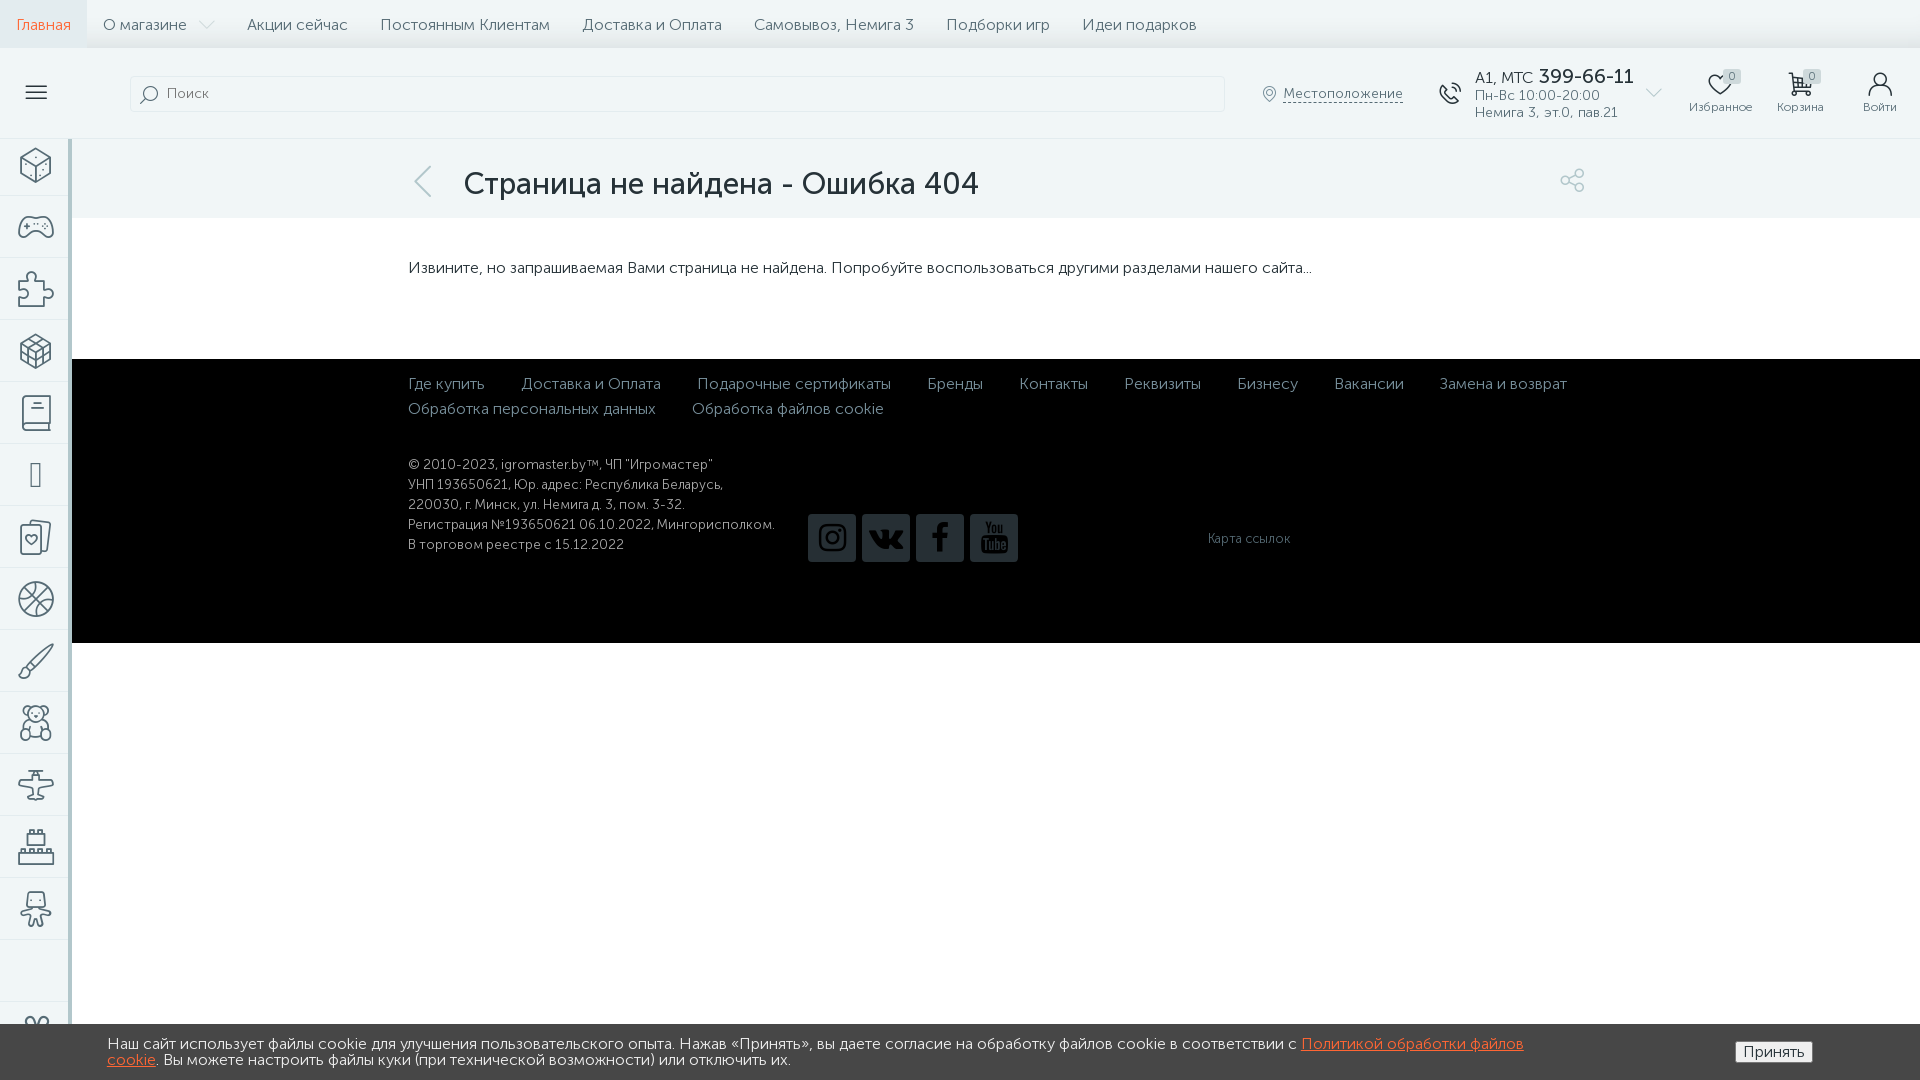 This screenshot has height=1080, width=1920. I want to click on 'YouTube', so click(969, 536).